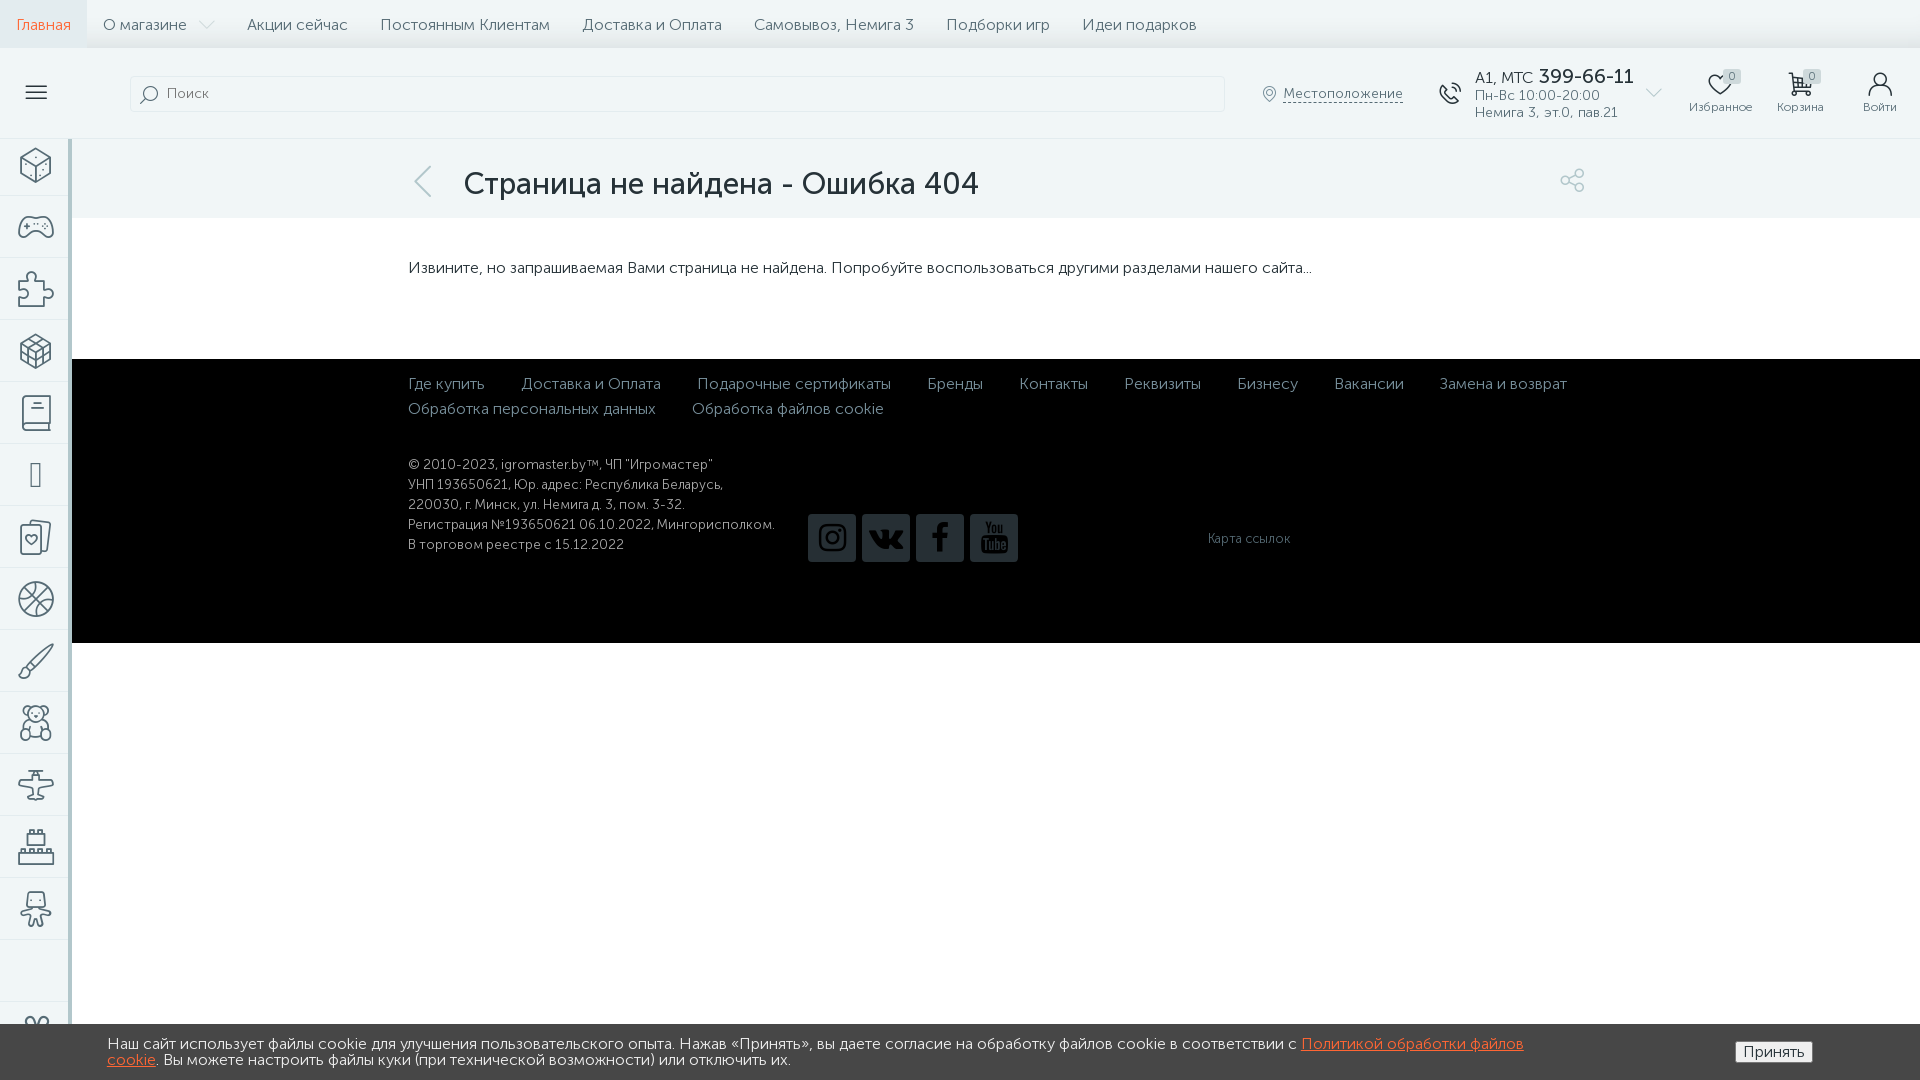 This screenshot has height=1080, width=1920. I want to click on 'YouTube', so click(969, 536).